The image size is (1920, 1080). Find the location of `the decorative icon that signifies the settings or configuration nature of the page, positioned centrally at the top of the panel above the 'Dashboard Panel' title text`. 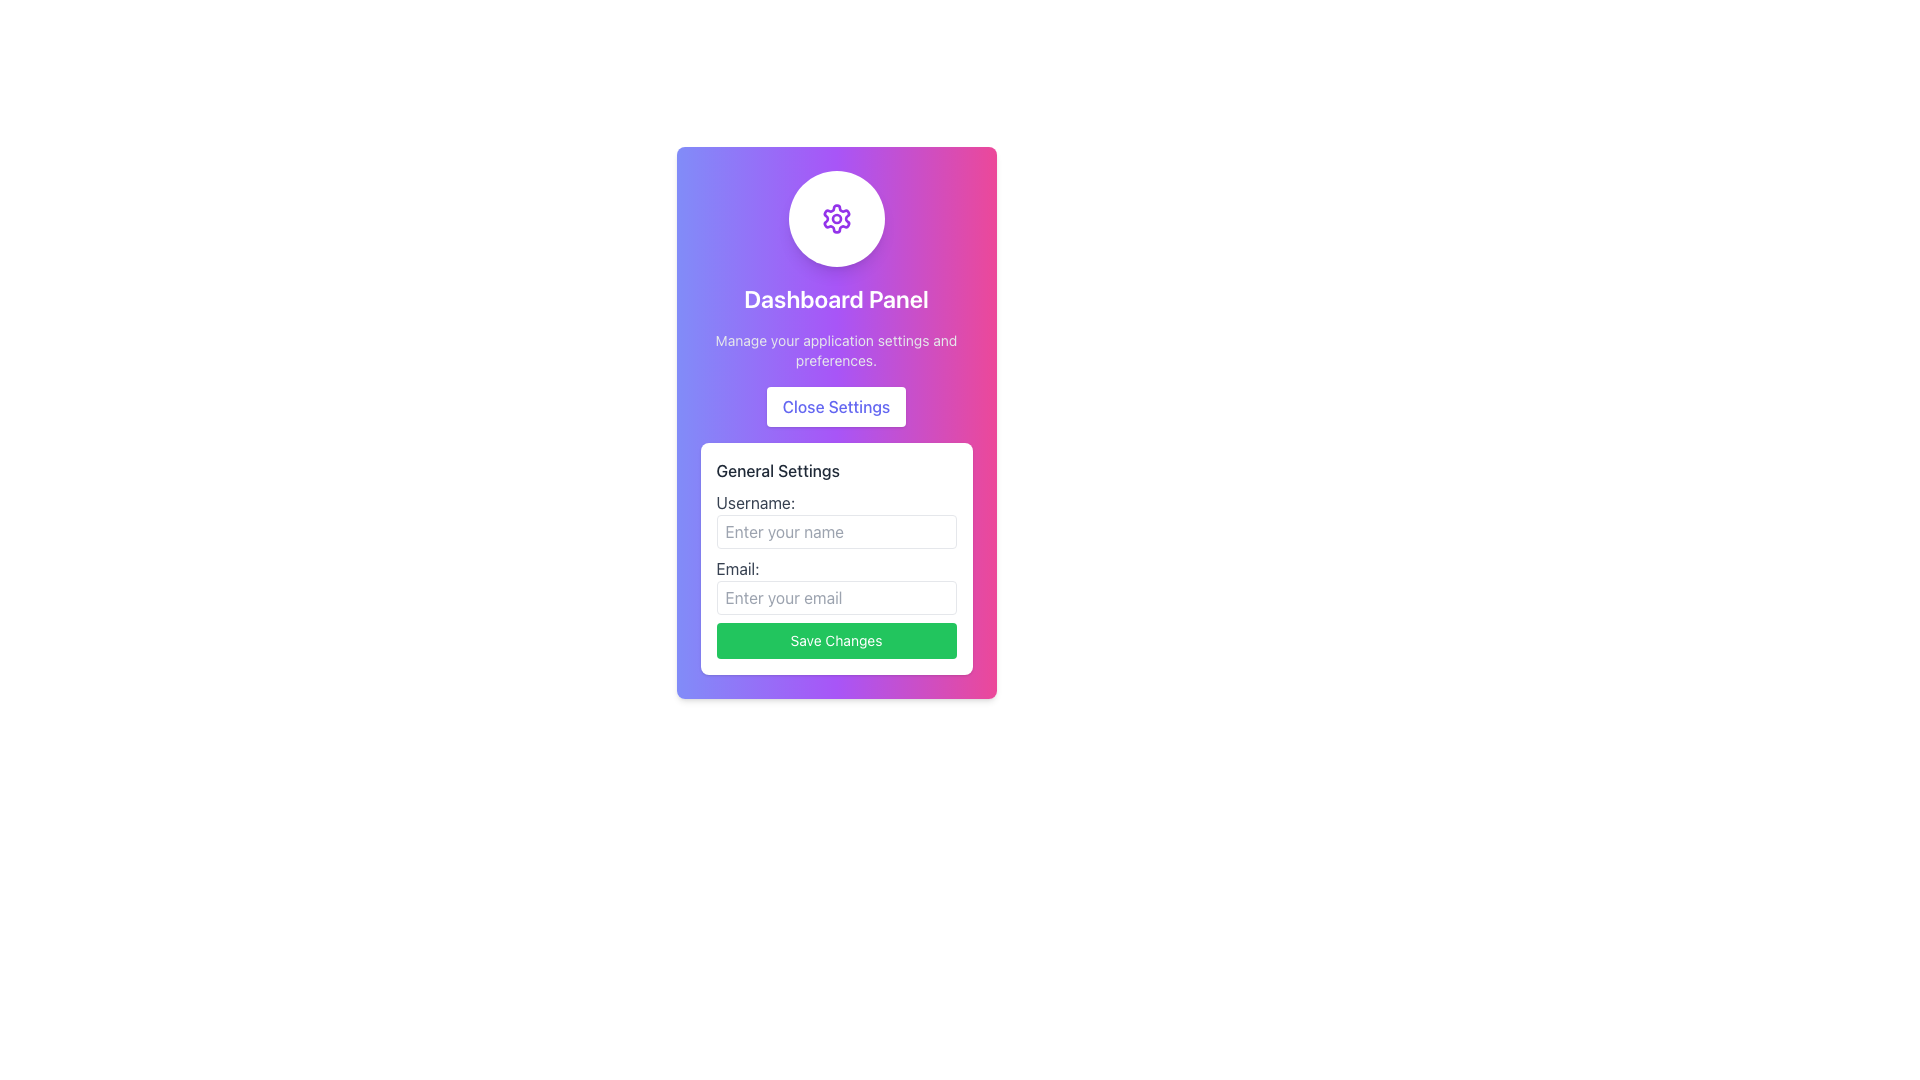

the decorative icon that signifies the settings or configuration nature of the page, positioned centrally at the top of the panel above the 'Dashboard Panel' title text is located at coordinates (836, 219).